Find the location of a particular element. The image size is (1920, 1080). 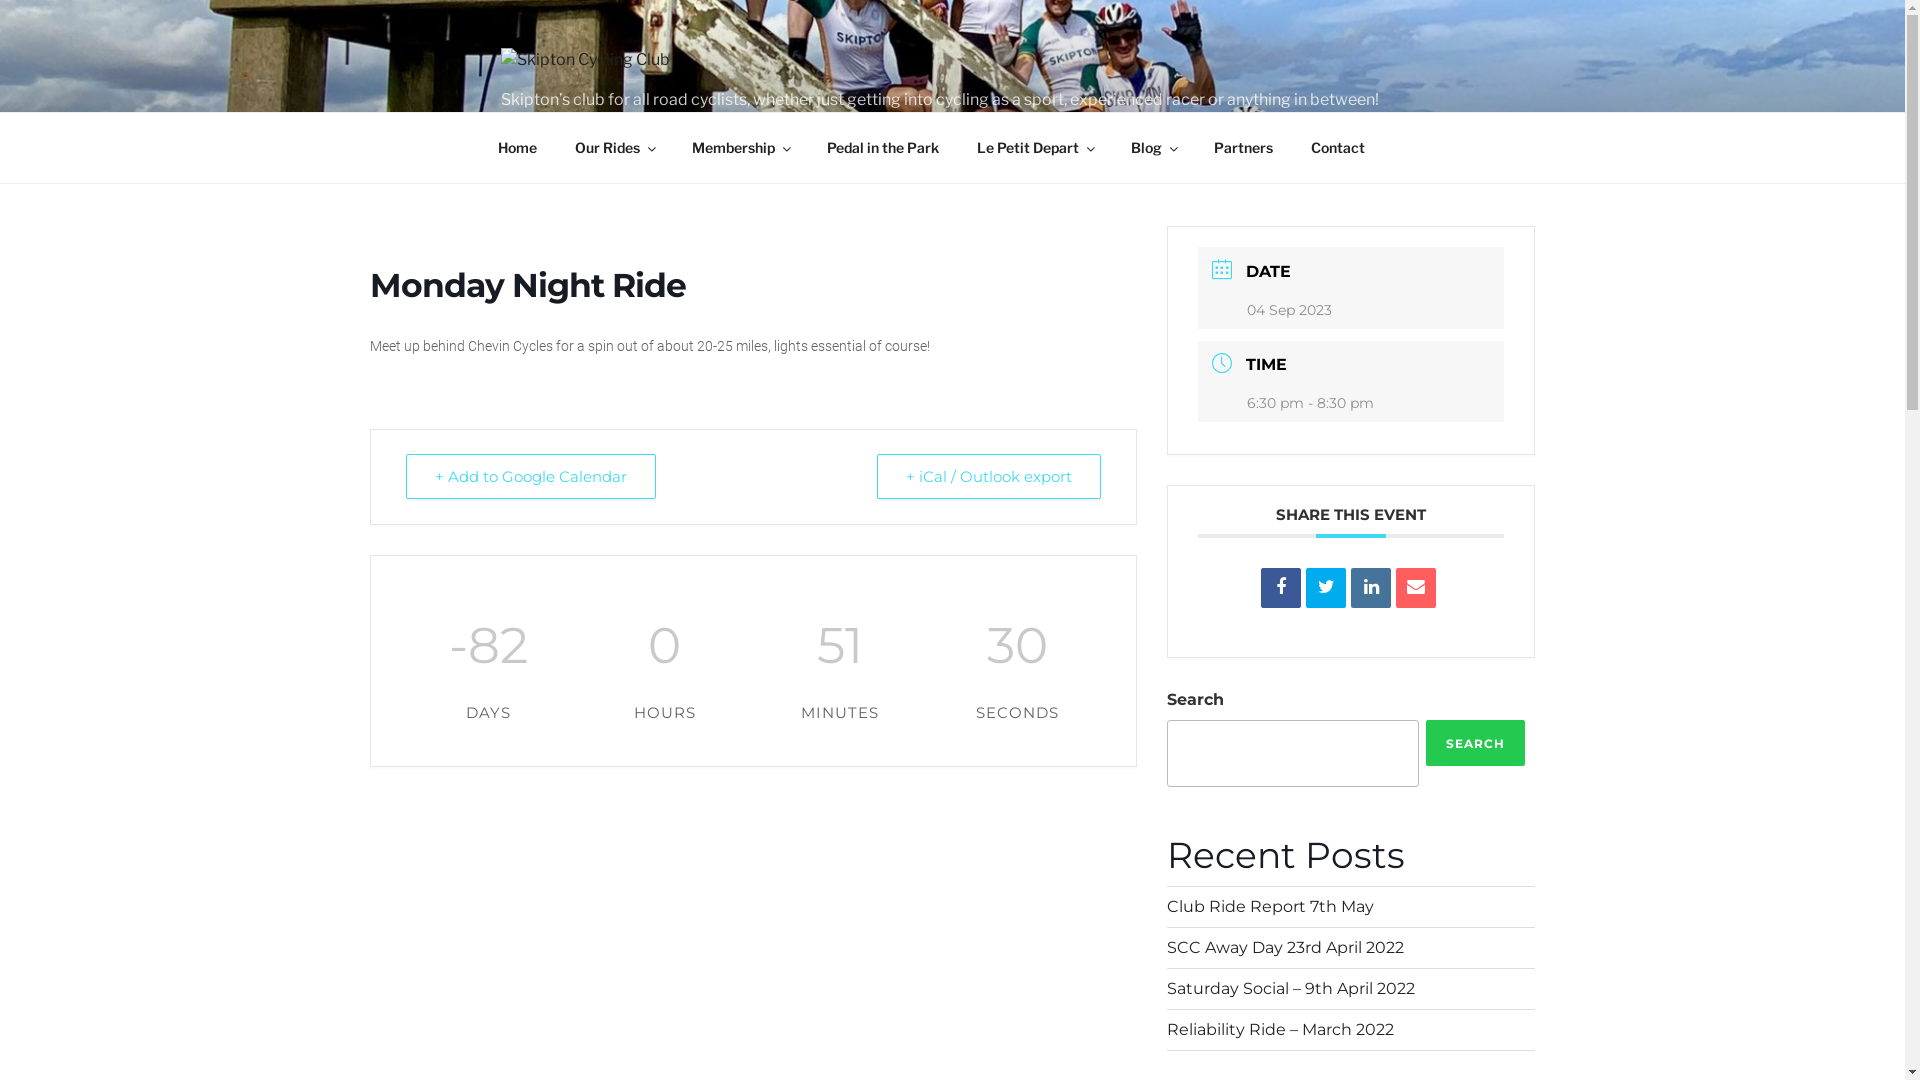

'+ Add to Google Calendar' is located at coordinates (531, 476).